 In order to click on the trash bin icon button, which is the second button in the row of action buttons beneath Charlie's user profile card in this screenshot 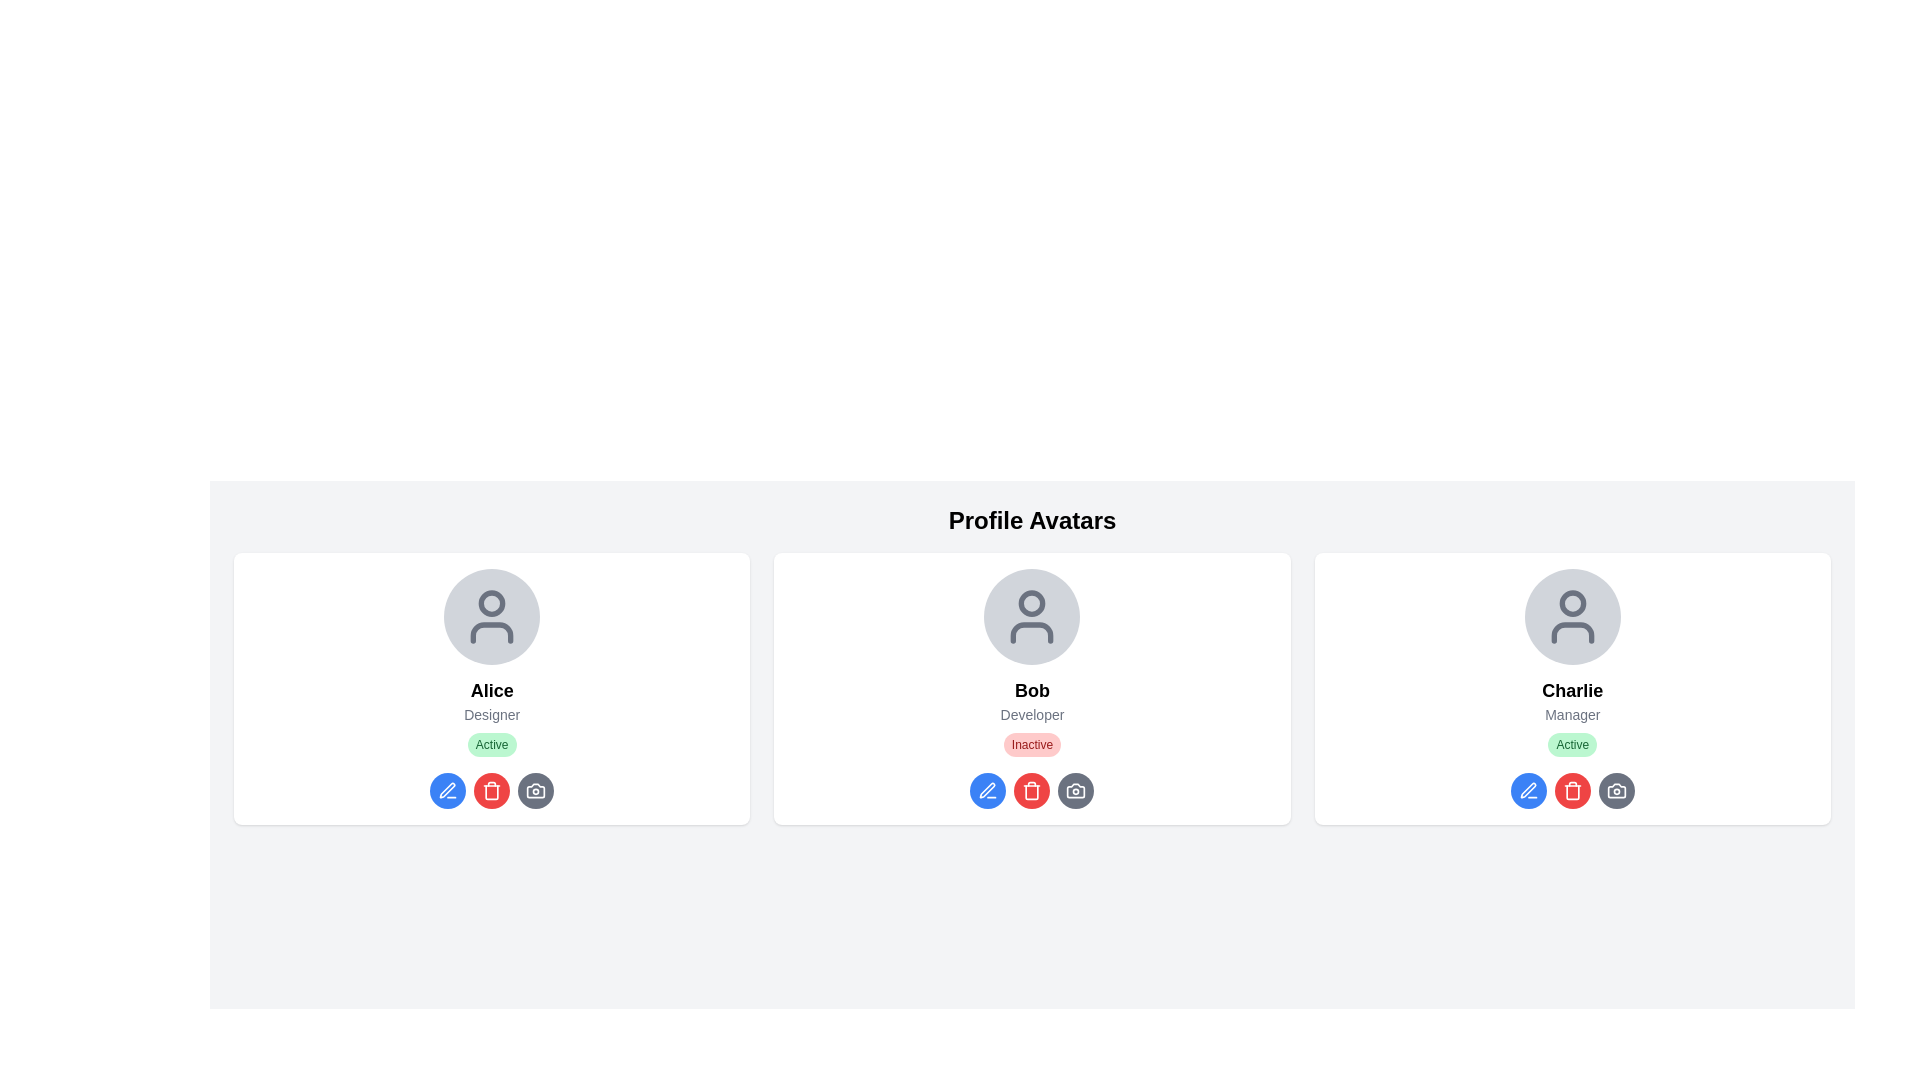, I will do `click(1571, 789)`.